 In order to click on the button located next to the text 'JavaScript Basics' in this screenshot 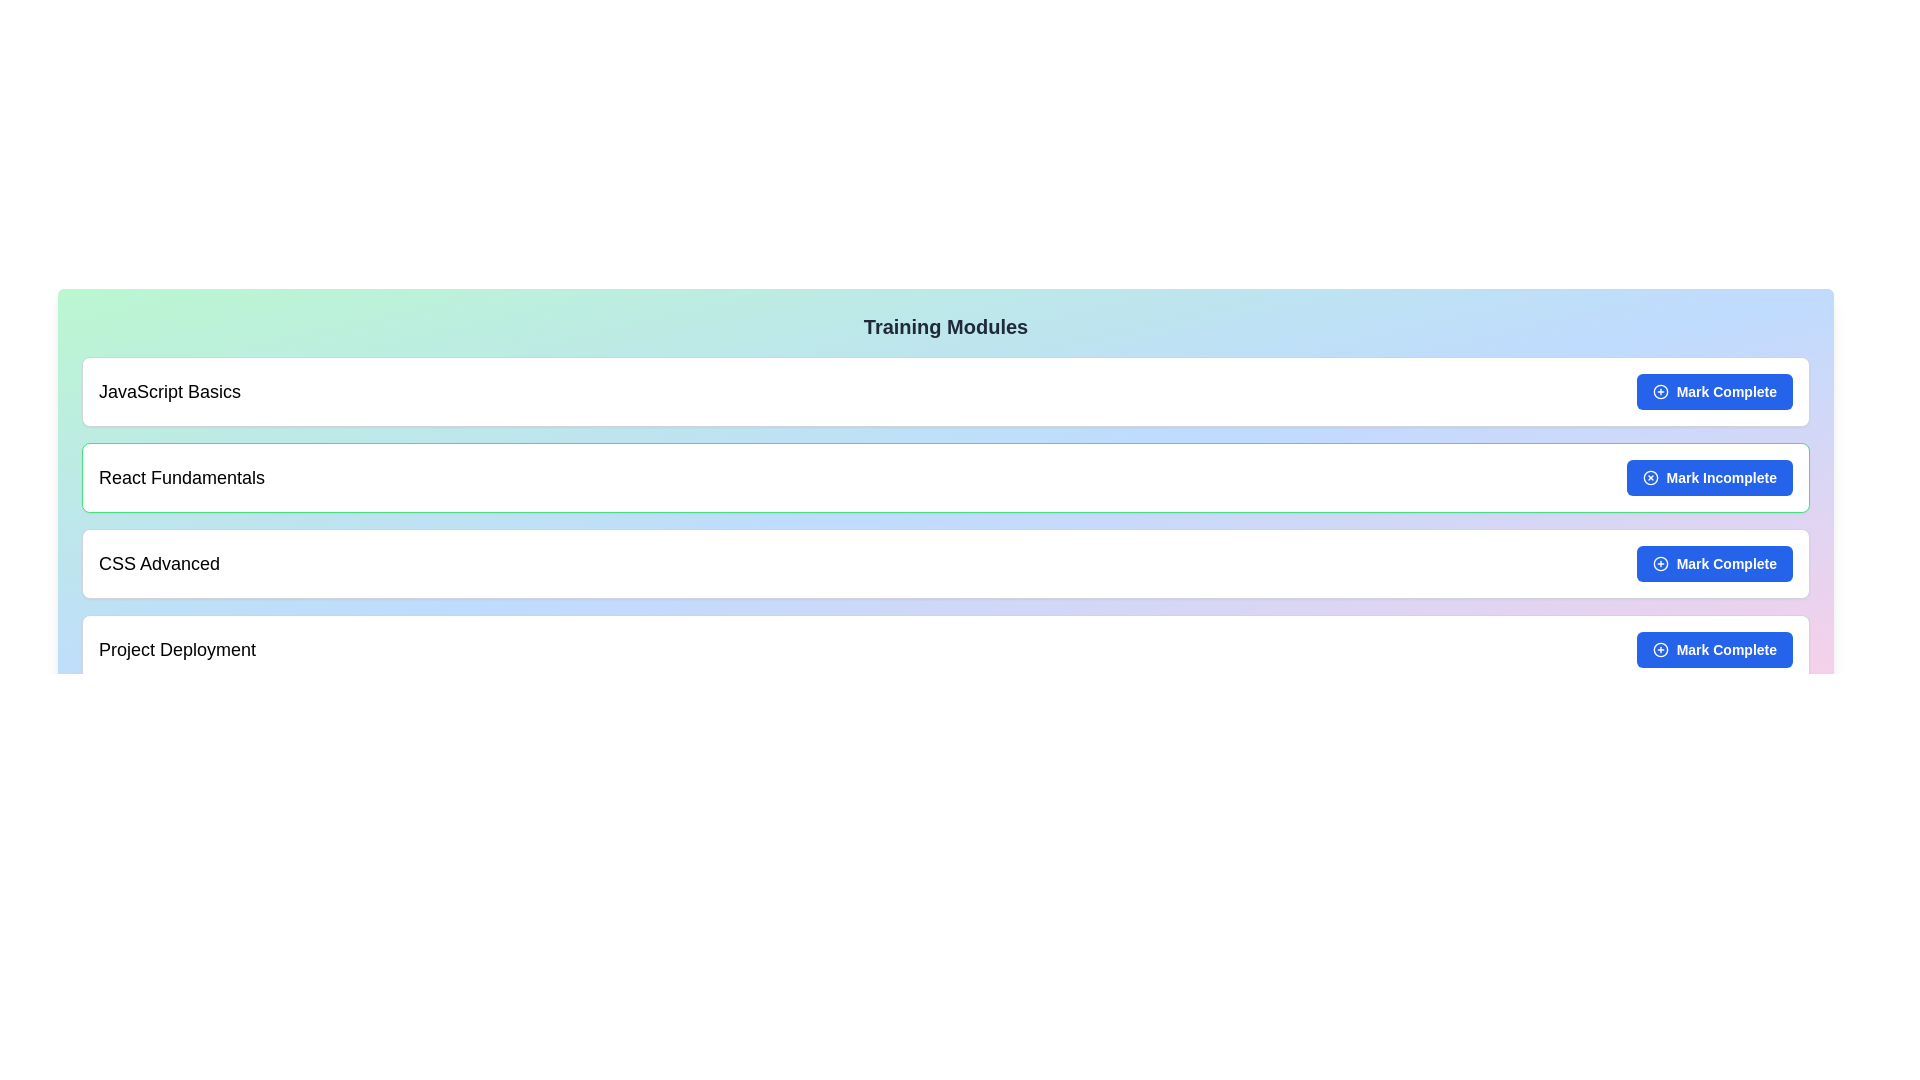, I will do `click(1713, 392)`.